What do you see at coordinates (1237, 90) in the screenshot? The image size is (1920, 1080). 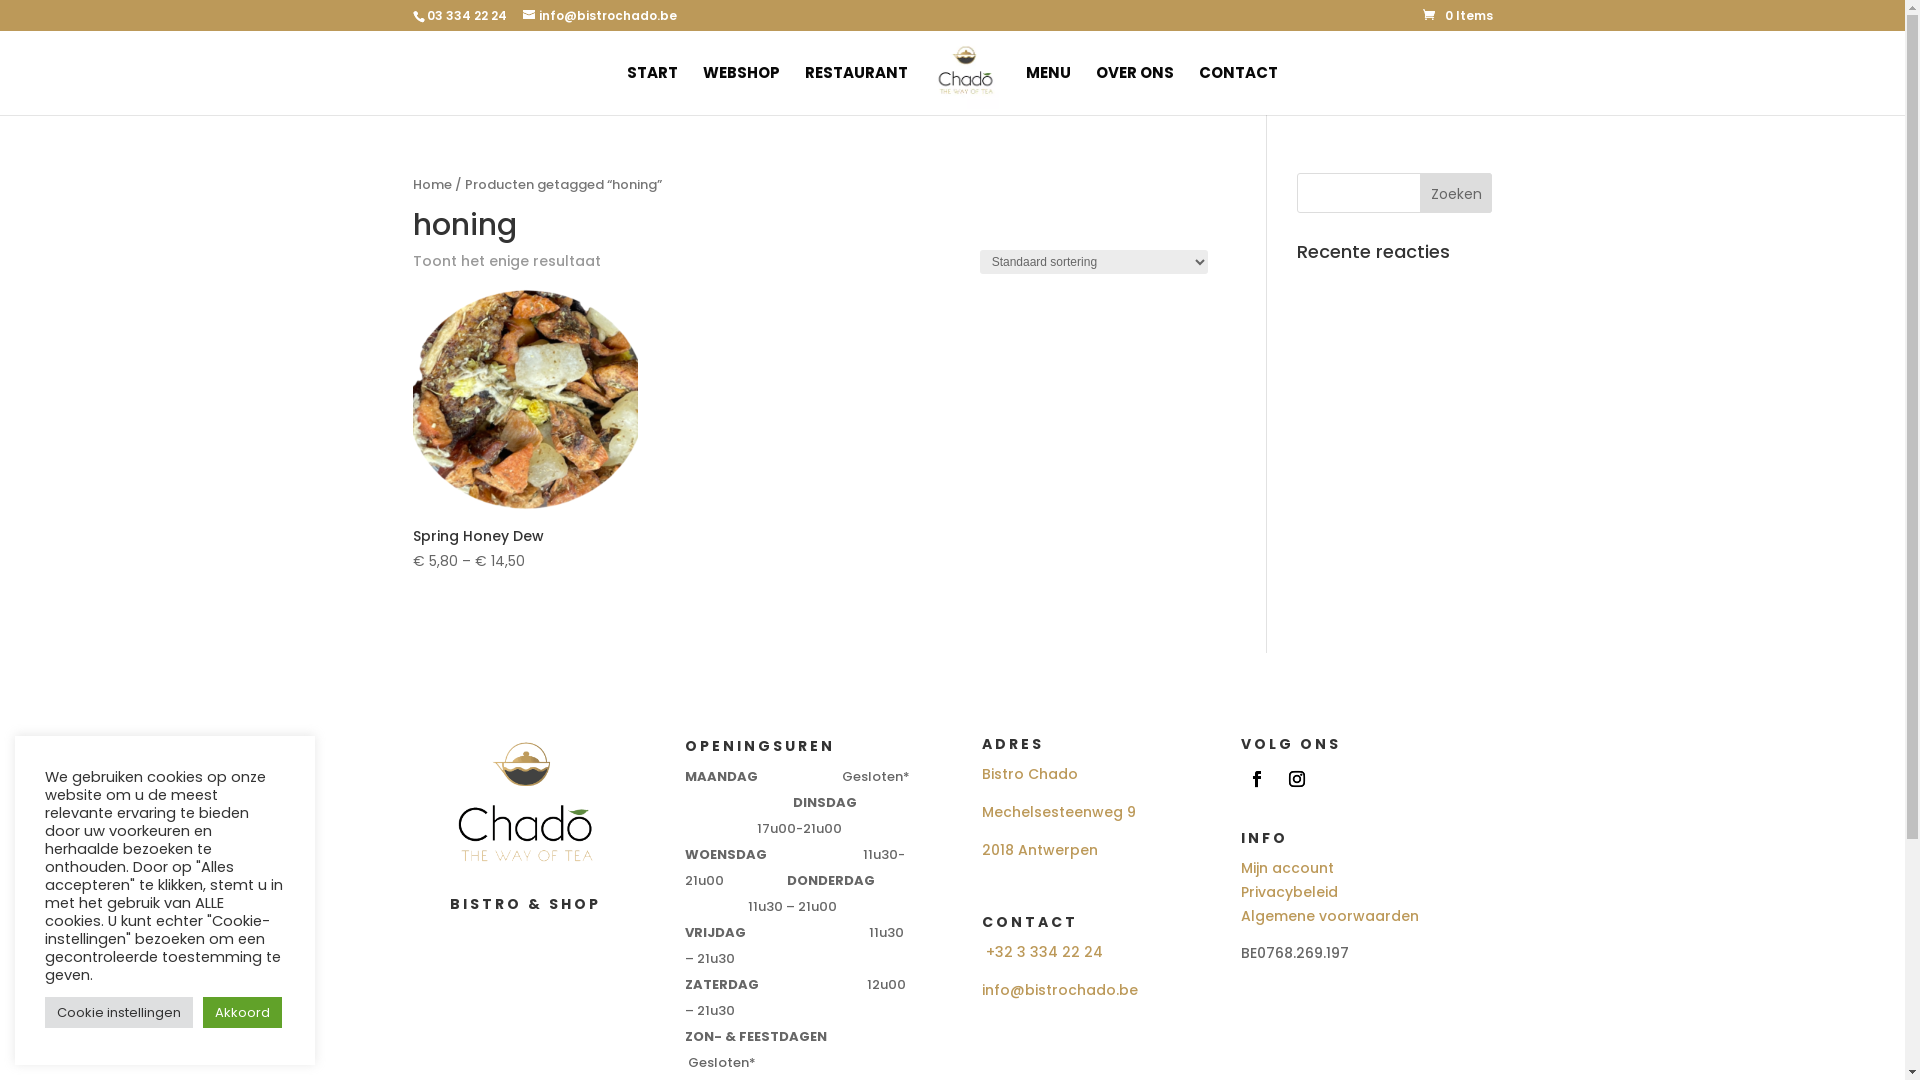 I see `'CONTACT'` at bounding box center [1237, 90].